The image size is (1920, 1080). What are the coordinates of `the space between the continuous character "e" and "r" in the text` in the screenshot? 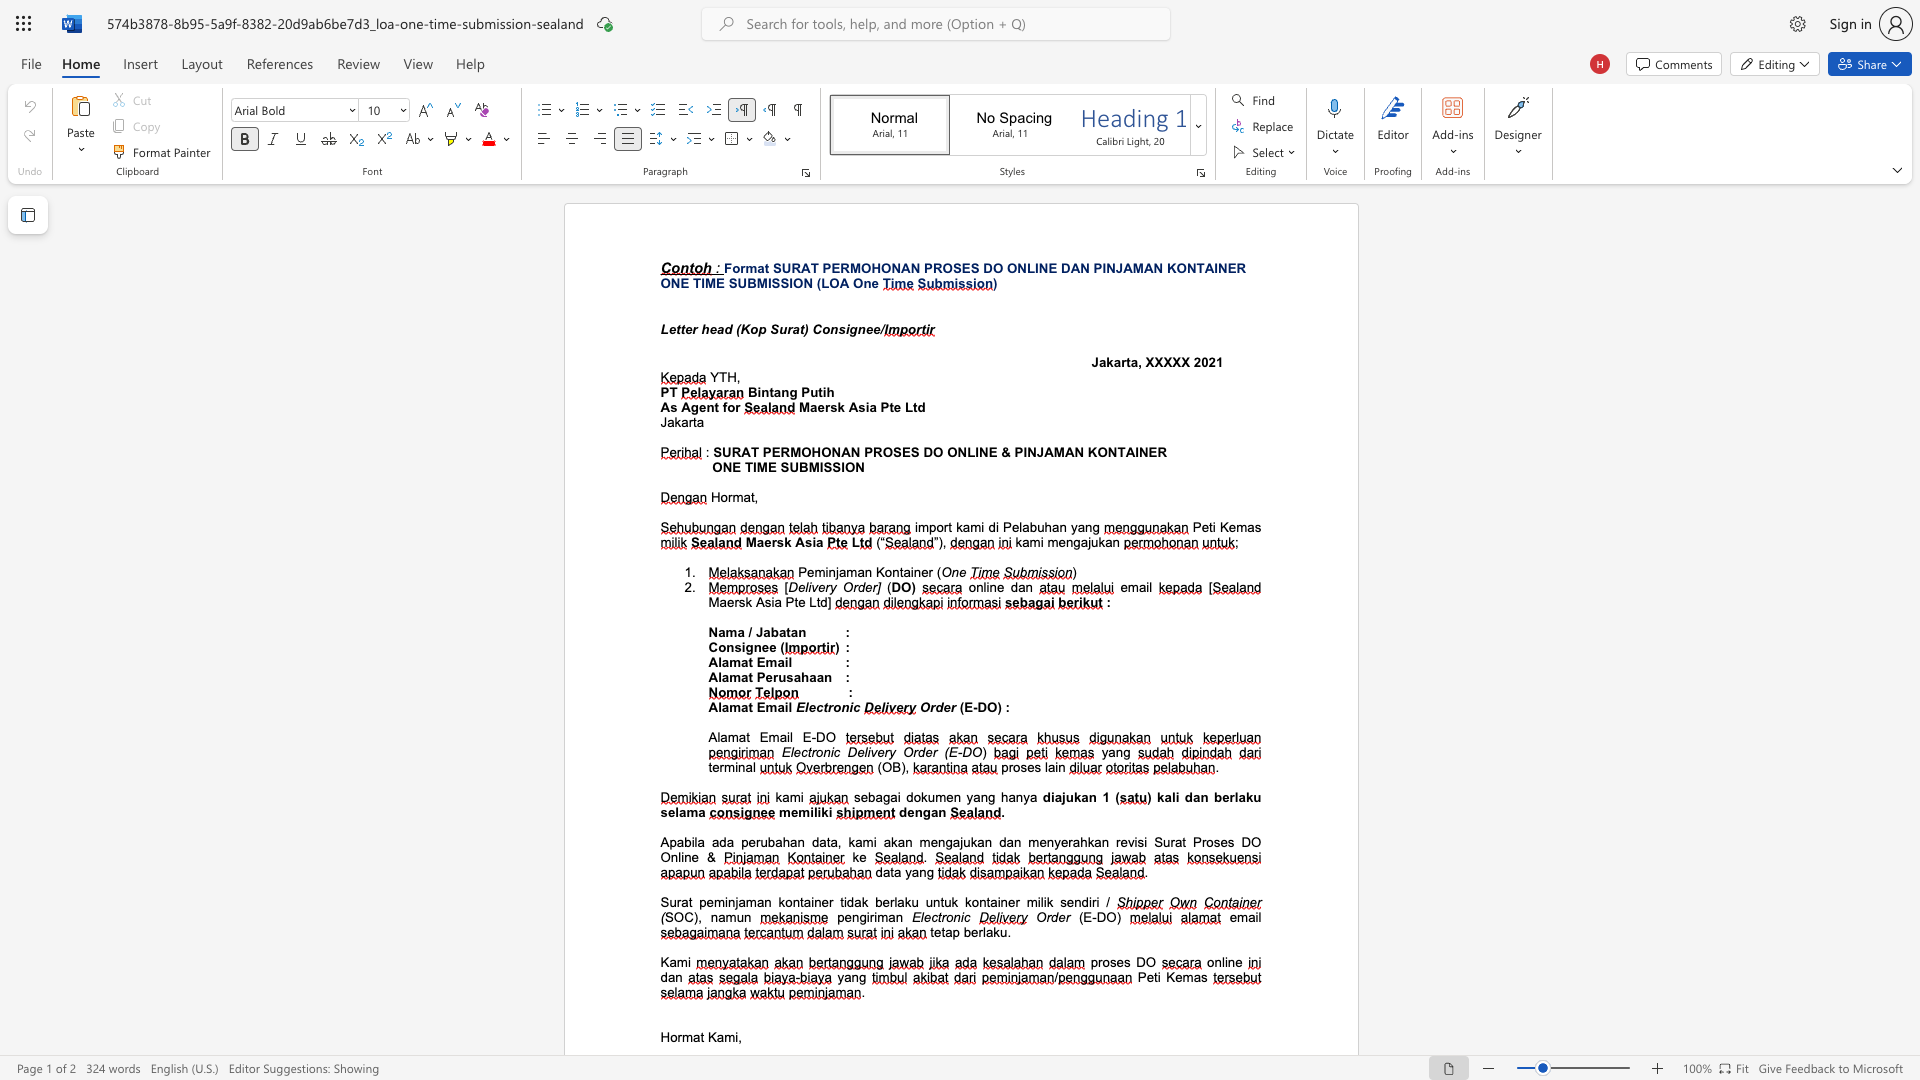 It's located at (926, 572).